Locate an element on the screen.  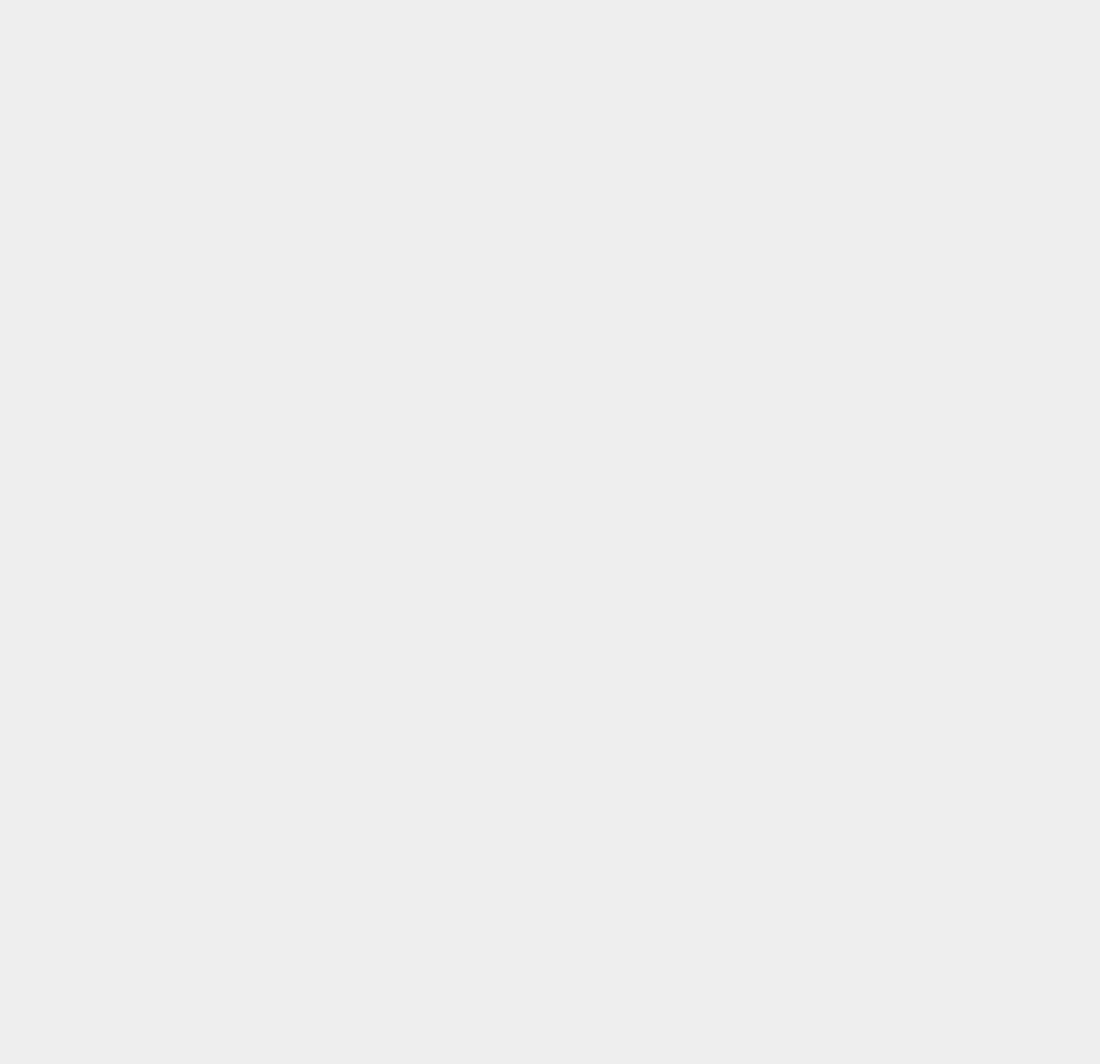
'Apple' is located at coordinates (778, 66).